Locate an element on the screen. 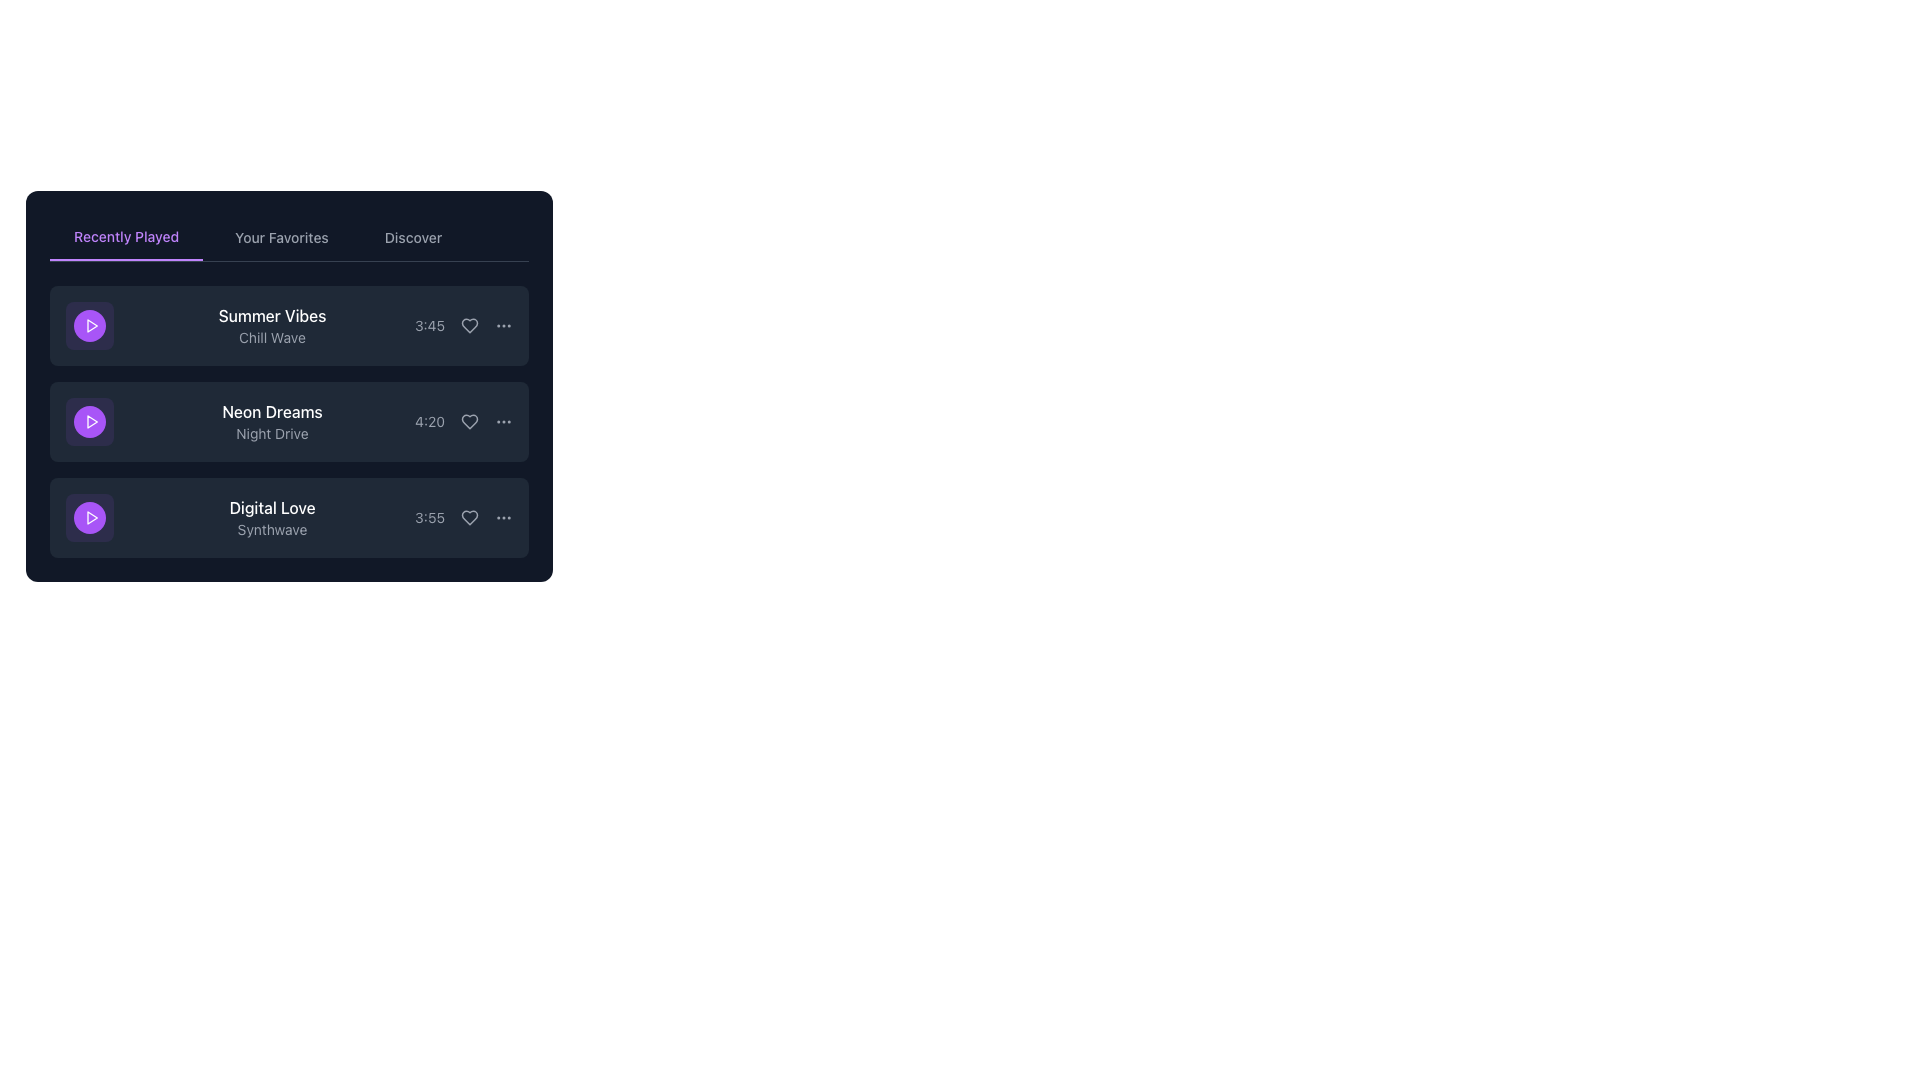  the static text label that serves as the title of the first item in the vertical list, which represents a music track and is positioned above the subtitle 'Chill Wave' is located at coordinates (271, 315).